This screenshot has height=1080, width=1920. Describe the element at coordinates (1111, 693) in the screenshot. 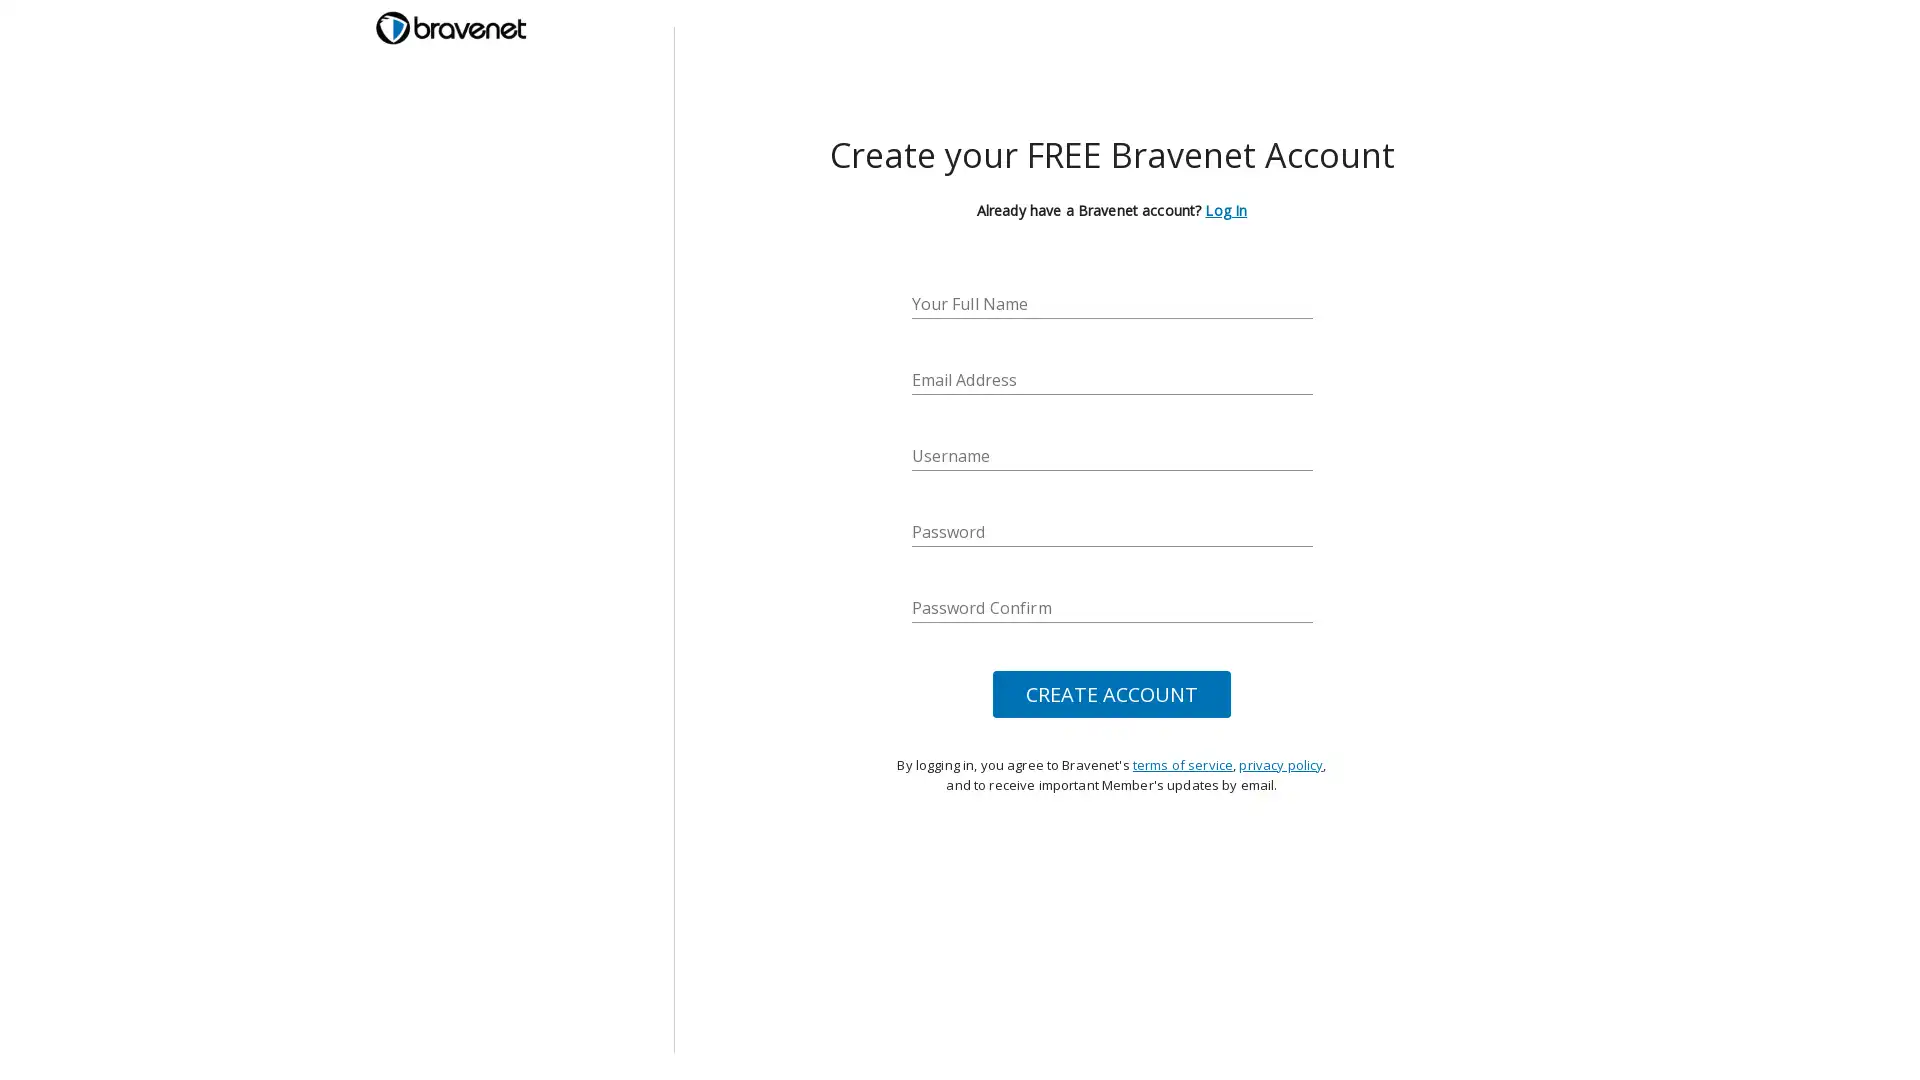

I see `CREATE ACCOUNT` at that location.